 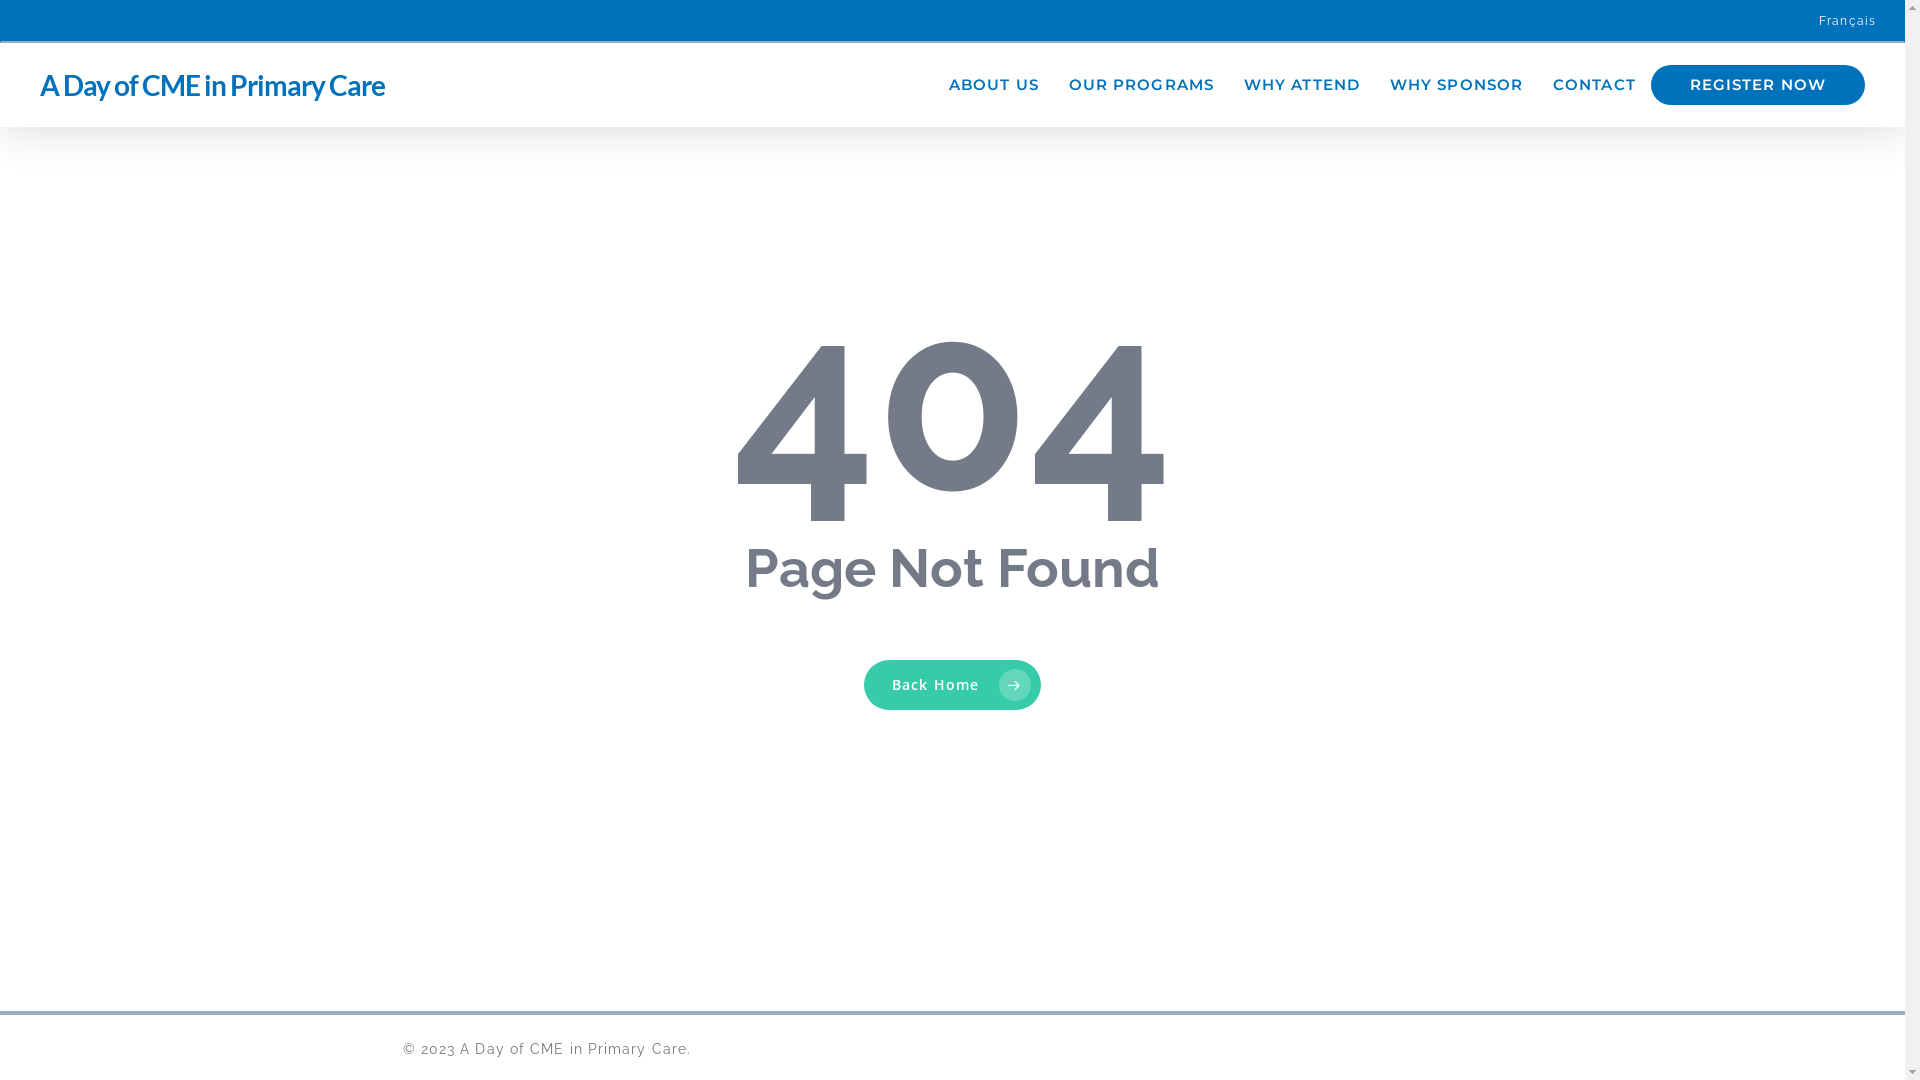 What do you see at coordinates (1536, 83) in the screenshot?
I see `'CONTACT'` at bounding box center [1536, 83].